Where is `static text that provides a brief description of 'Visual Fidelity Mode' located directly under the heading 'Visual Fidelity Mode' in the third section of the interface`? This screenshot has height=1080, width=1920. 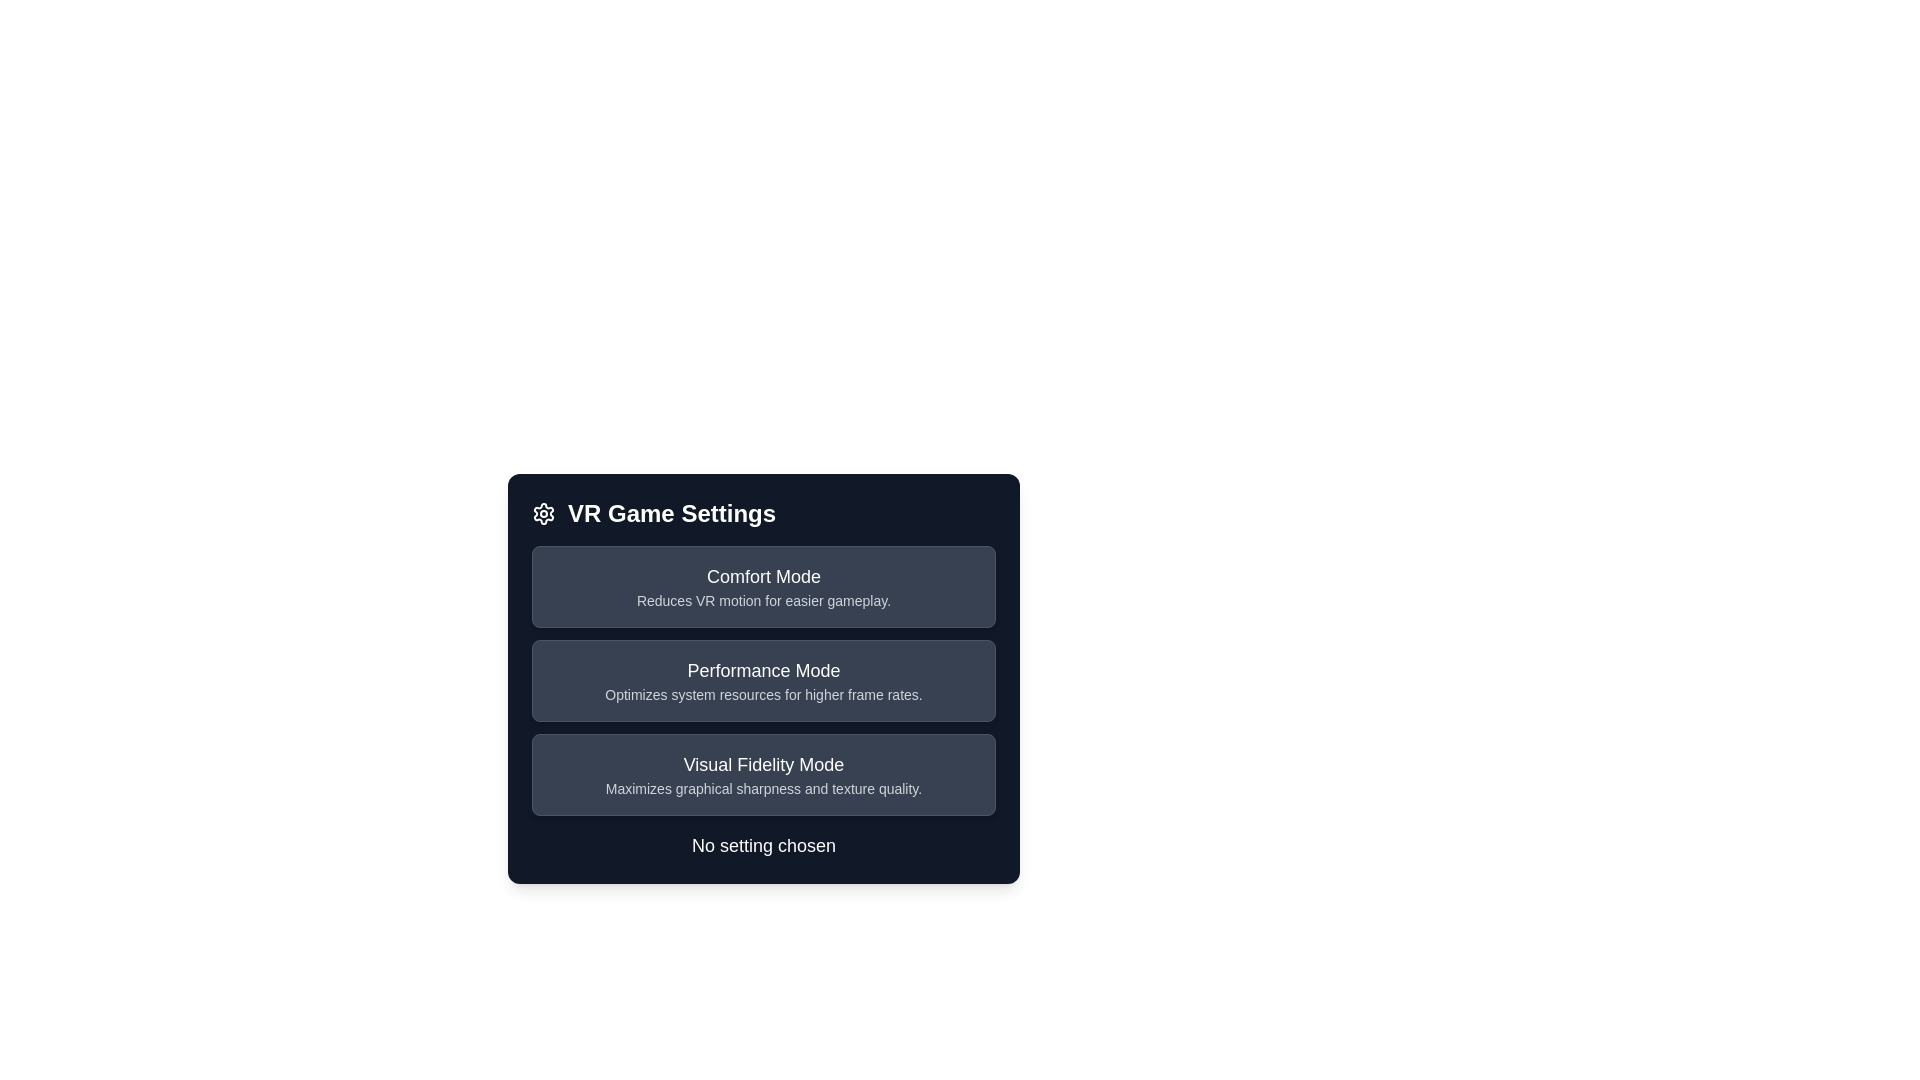 static text that provides a brief description of 'Visual Fidelity Mode' located directly under the heading 'Visual Fidelity Mode' in the third section of the interface is located at coordinates (762, 788).